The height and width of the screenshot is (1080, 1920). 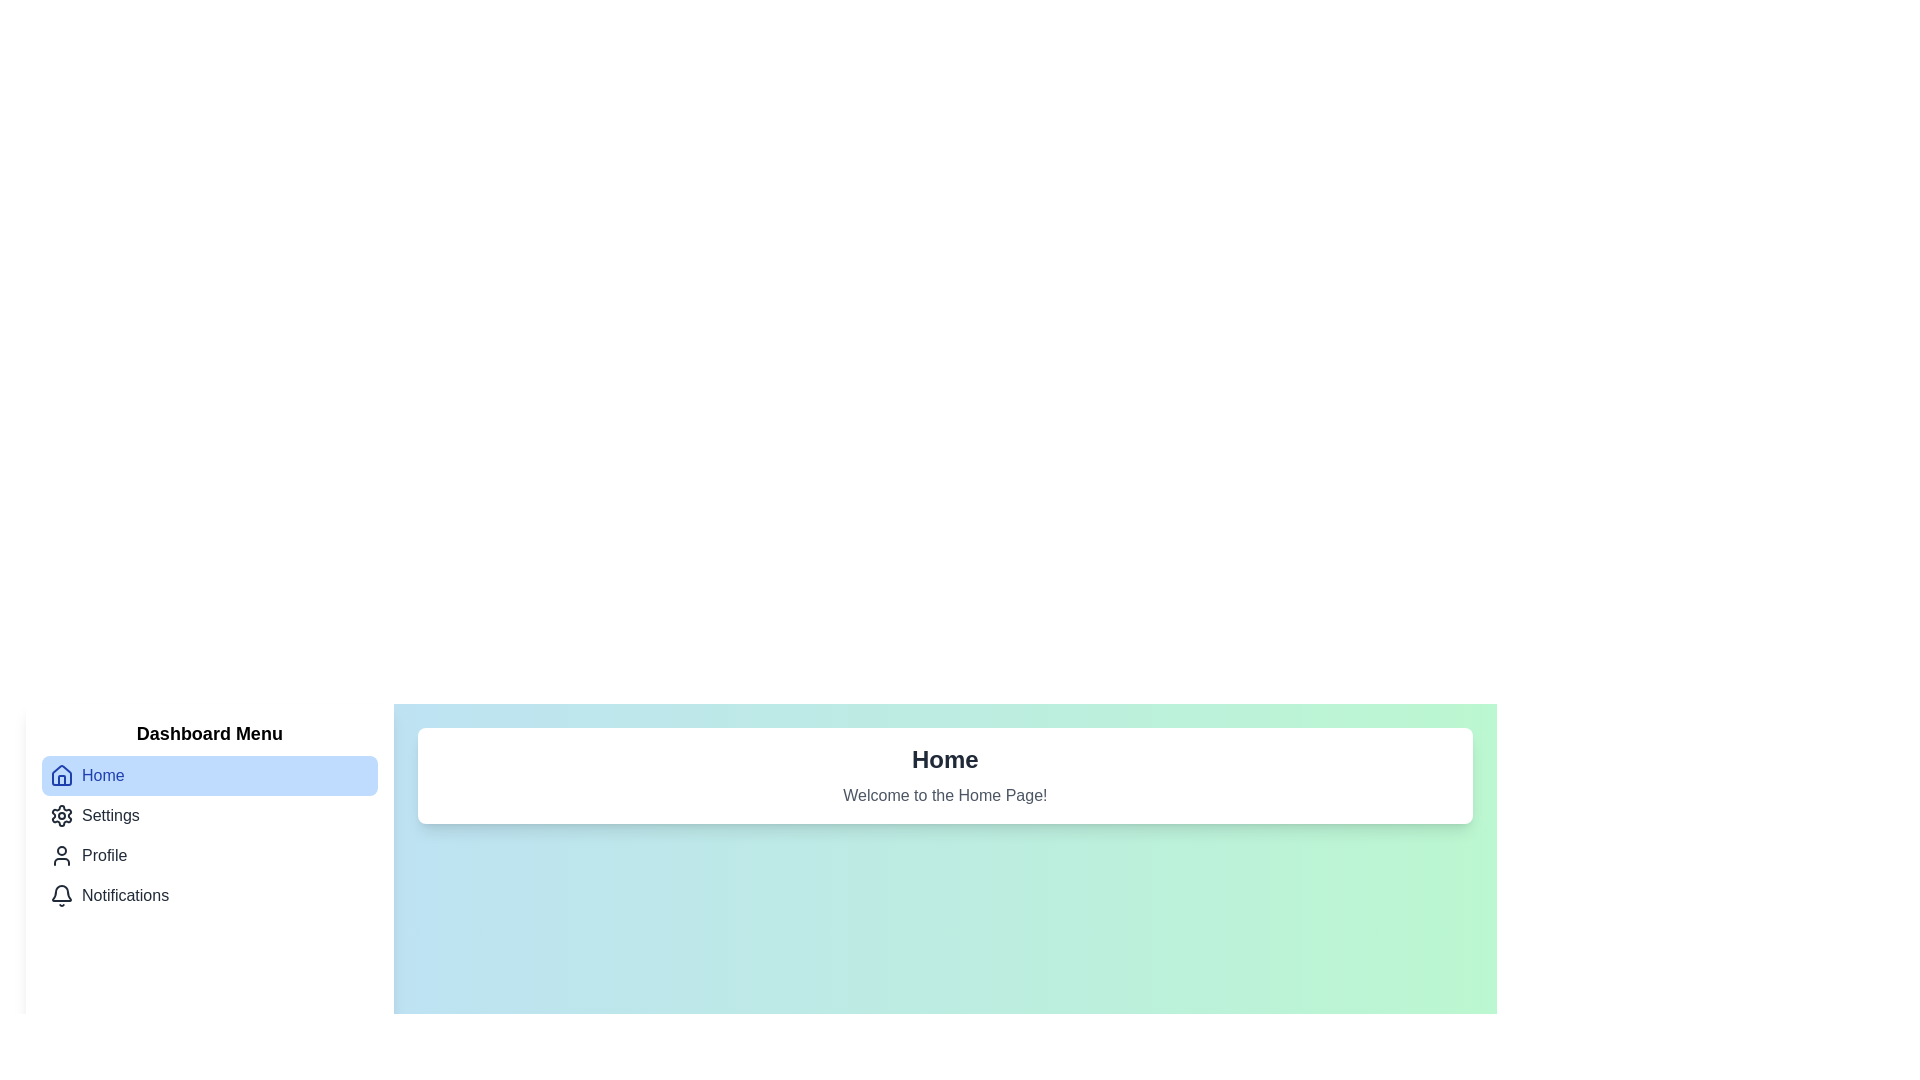 I want to click on the menu item corresponding to Profile, so click(x=209, y=855).